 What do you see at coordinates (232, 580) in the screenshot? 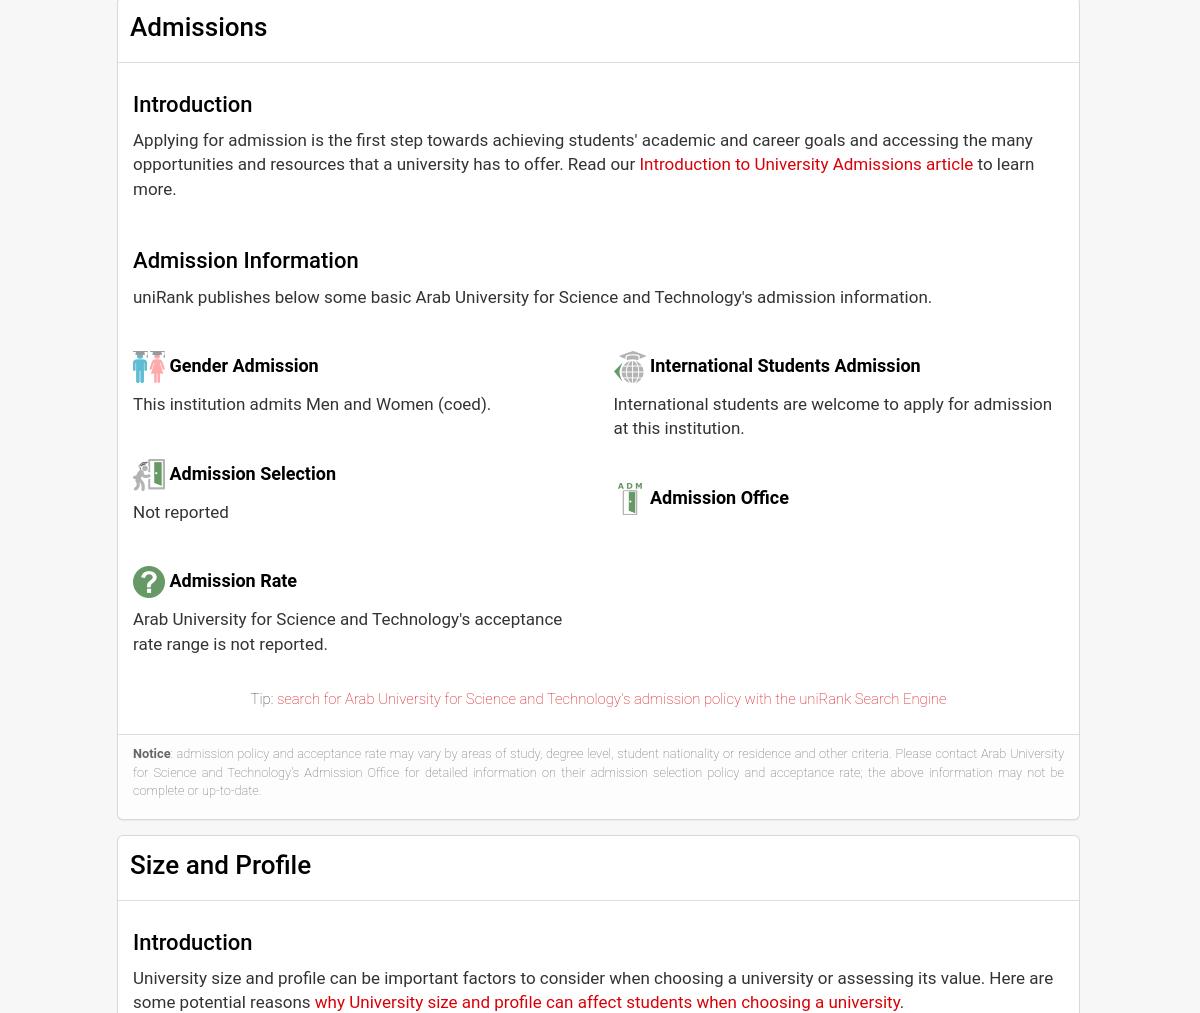
I see `'Admission Rate'` at bounding box center [232, 580].